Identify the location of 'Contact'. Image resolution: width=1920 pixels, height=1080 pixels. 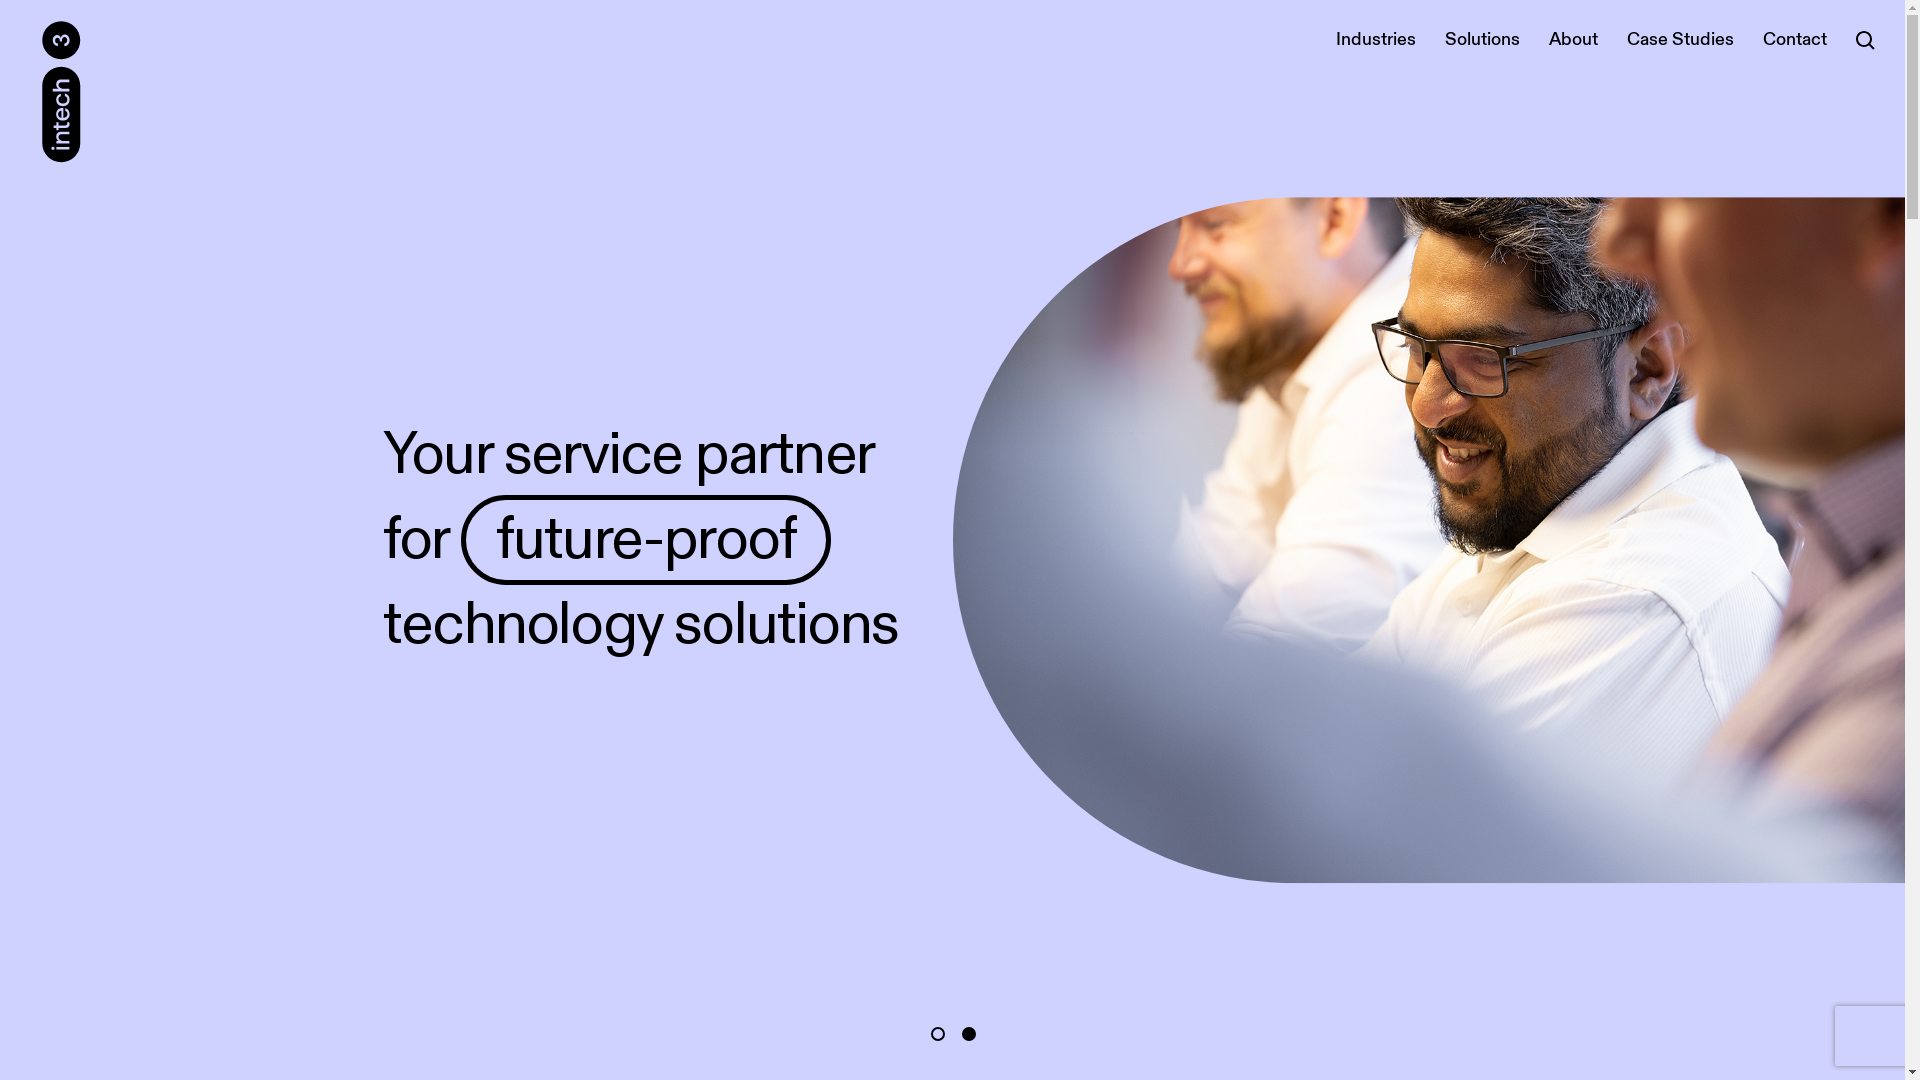
(1751, 39).